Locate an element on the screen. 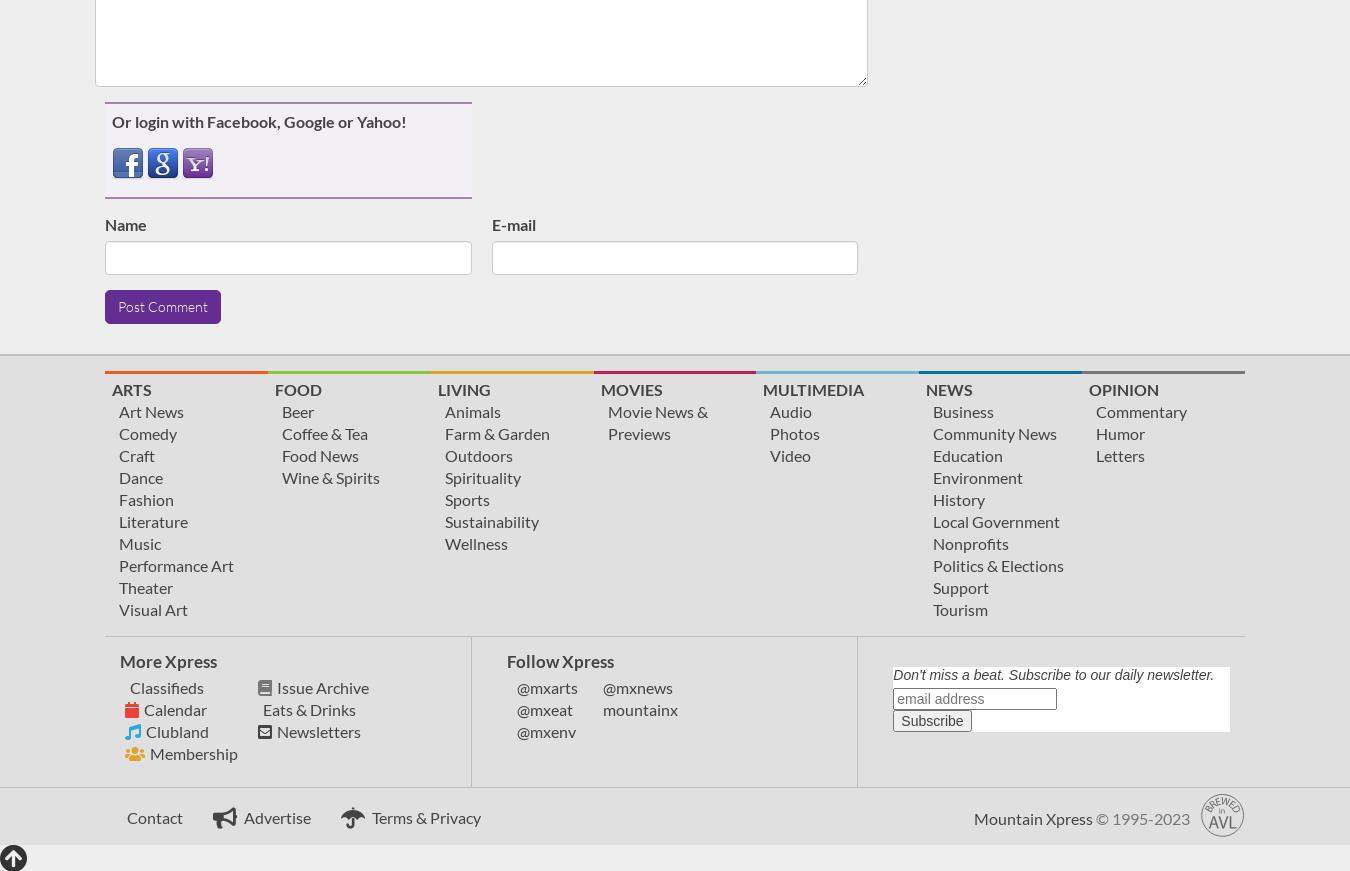  'Art News' is located at coordinates (118, 410).